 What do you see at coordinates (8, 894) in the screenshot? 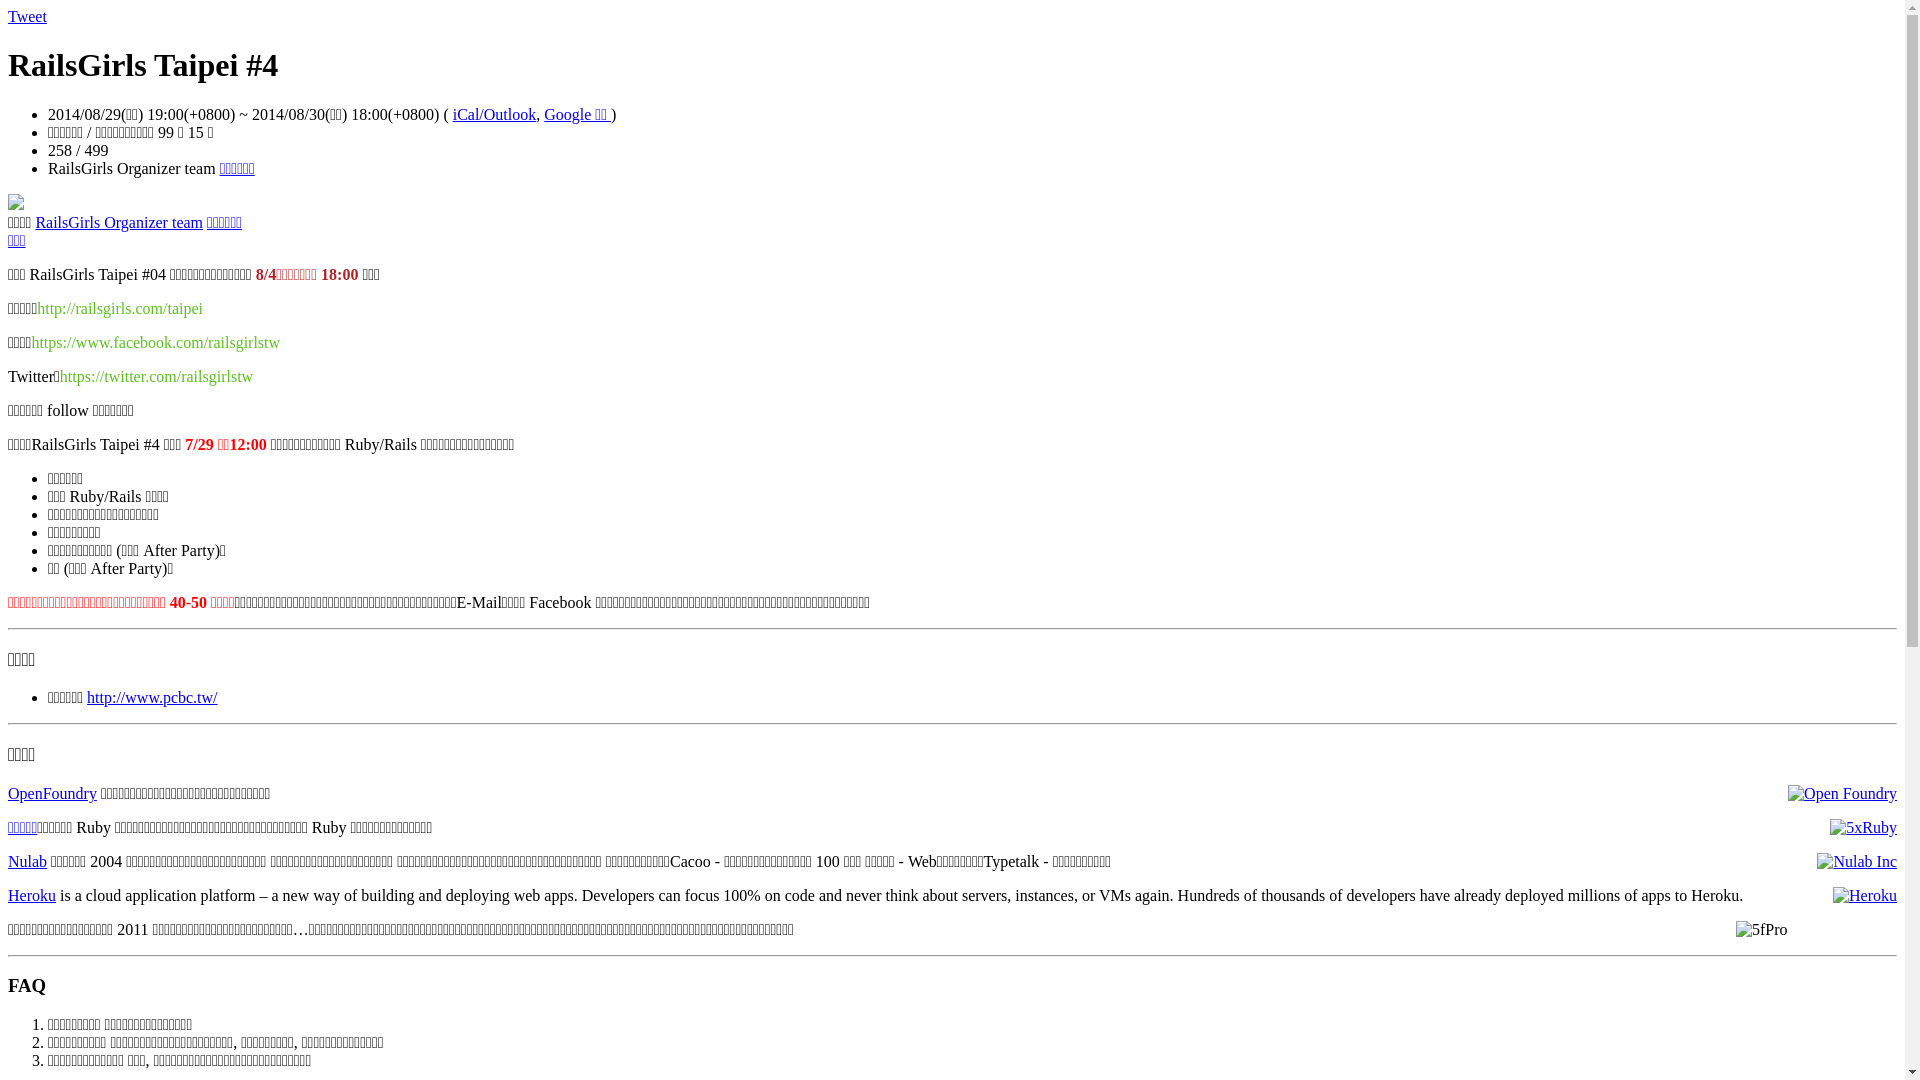
I see `'Heroku'` at bounding box center [8, 894].